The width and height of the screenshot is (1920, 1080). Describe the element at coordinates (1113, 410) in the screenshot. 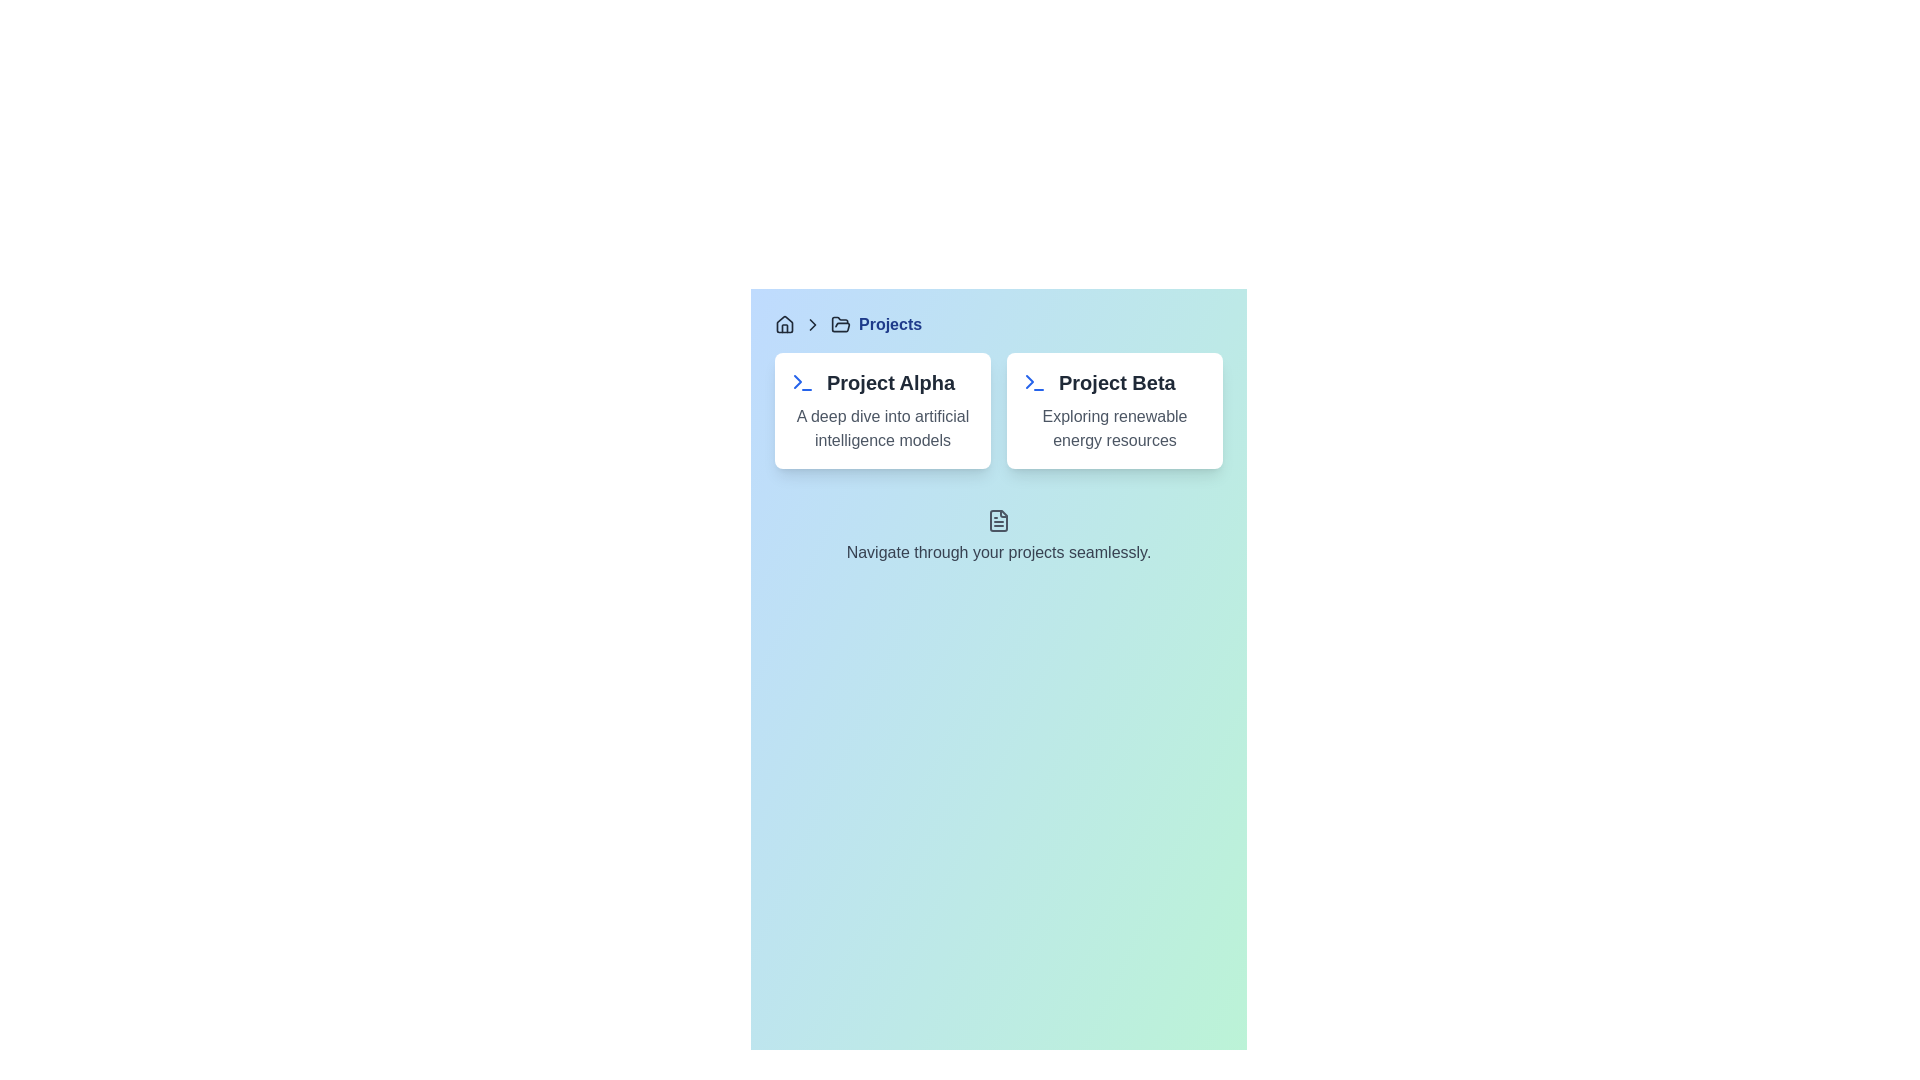

I see `the project summary card for 'Project Beta' which is the second card in the grid layout, located to the right of 'Project Alpha'` at that location.